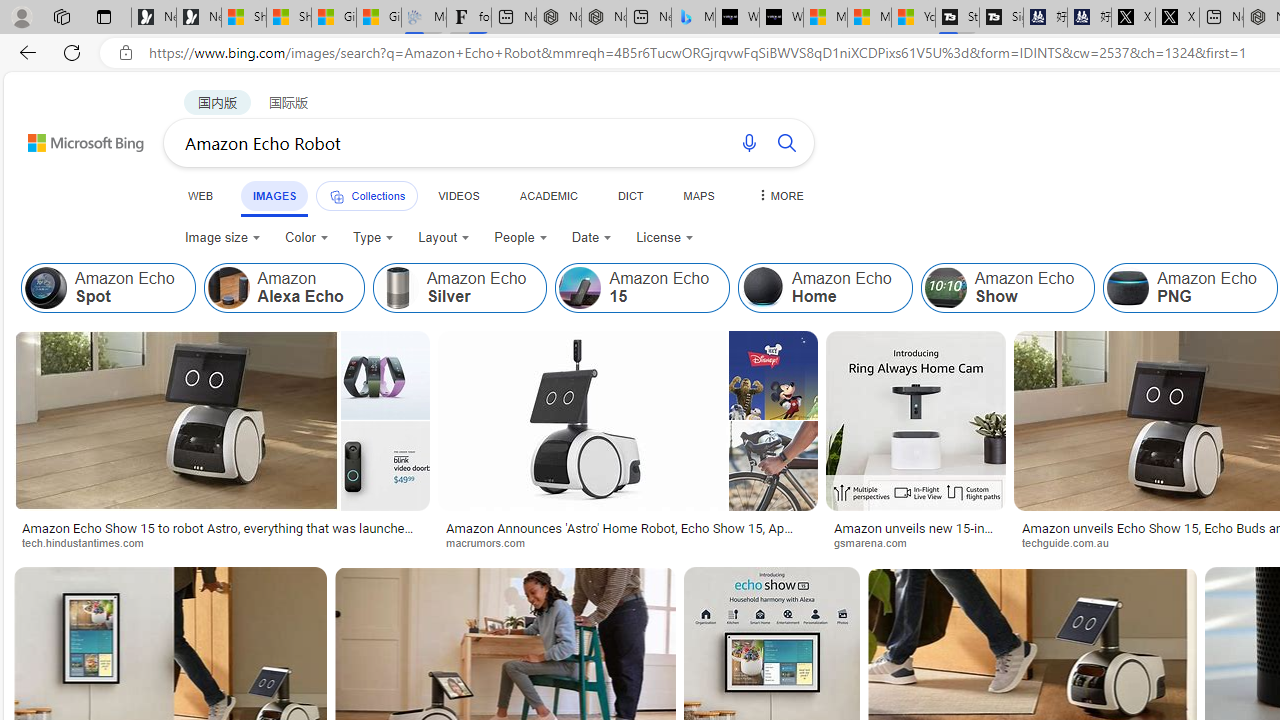 The height and width of the screenshot is (720, 1280). I want to click on 'tech.hindustantimes.com', so click(88, 542).